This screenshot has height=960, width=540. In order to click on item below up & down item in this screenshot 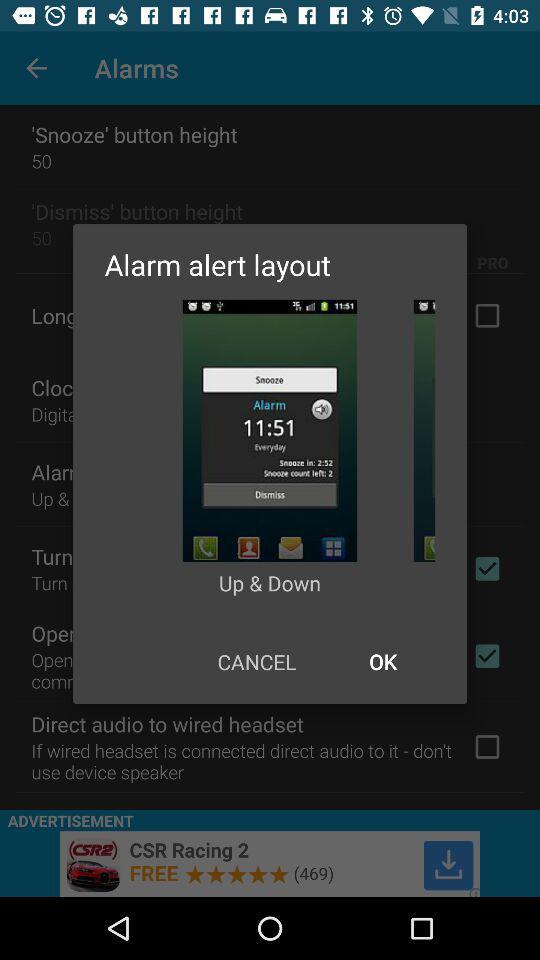, I will do `click(256, 661)`.